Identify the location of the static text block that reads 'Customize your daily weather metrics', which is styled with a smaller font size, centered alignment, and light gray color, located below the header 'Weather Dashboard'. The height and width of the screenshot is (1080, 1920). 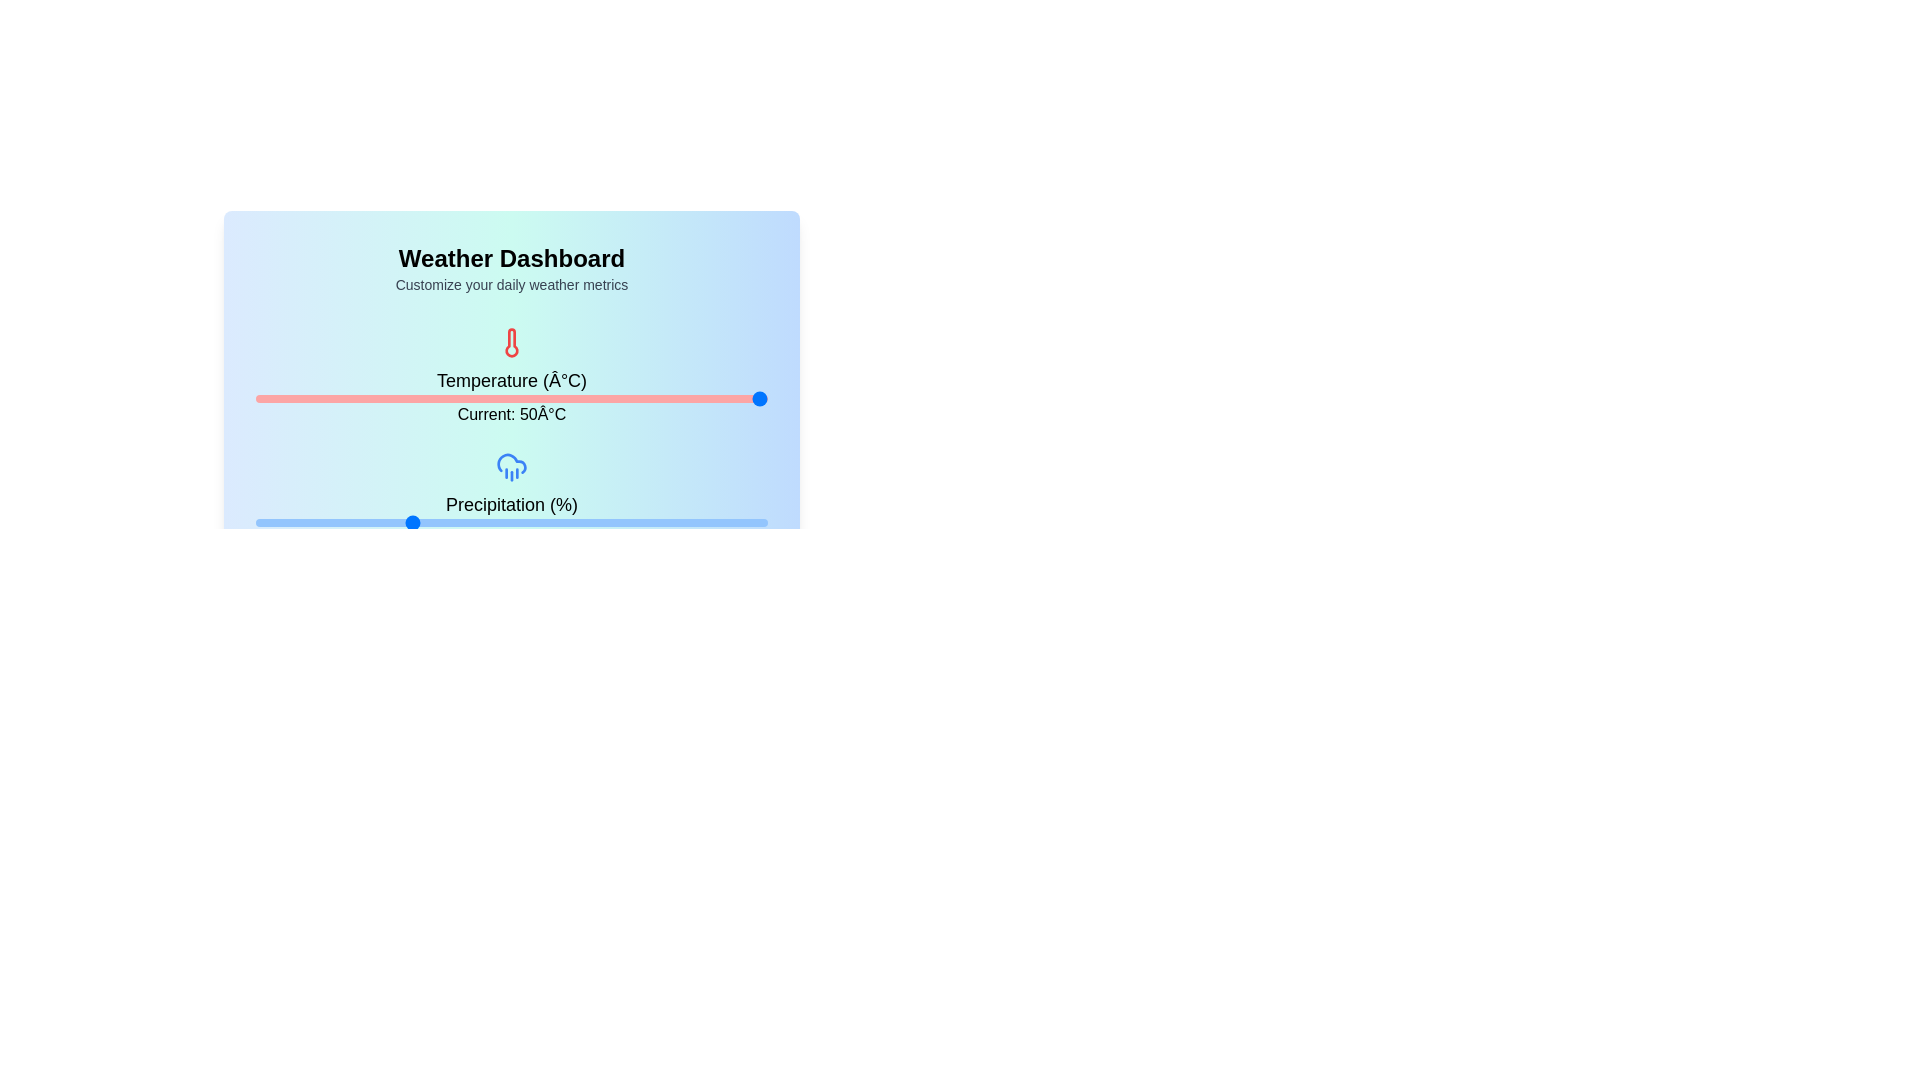
(512, 285).